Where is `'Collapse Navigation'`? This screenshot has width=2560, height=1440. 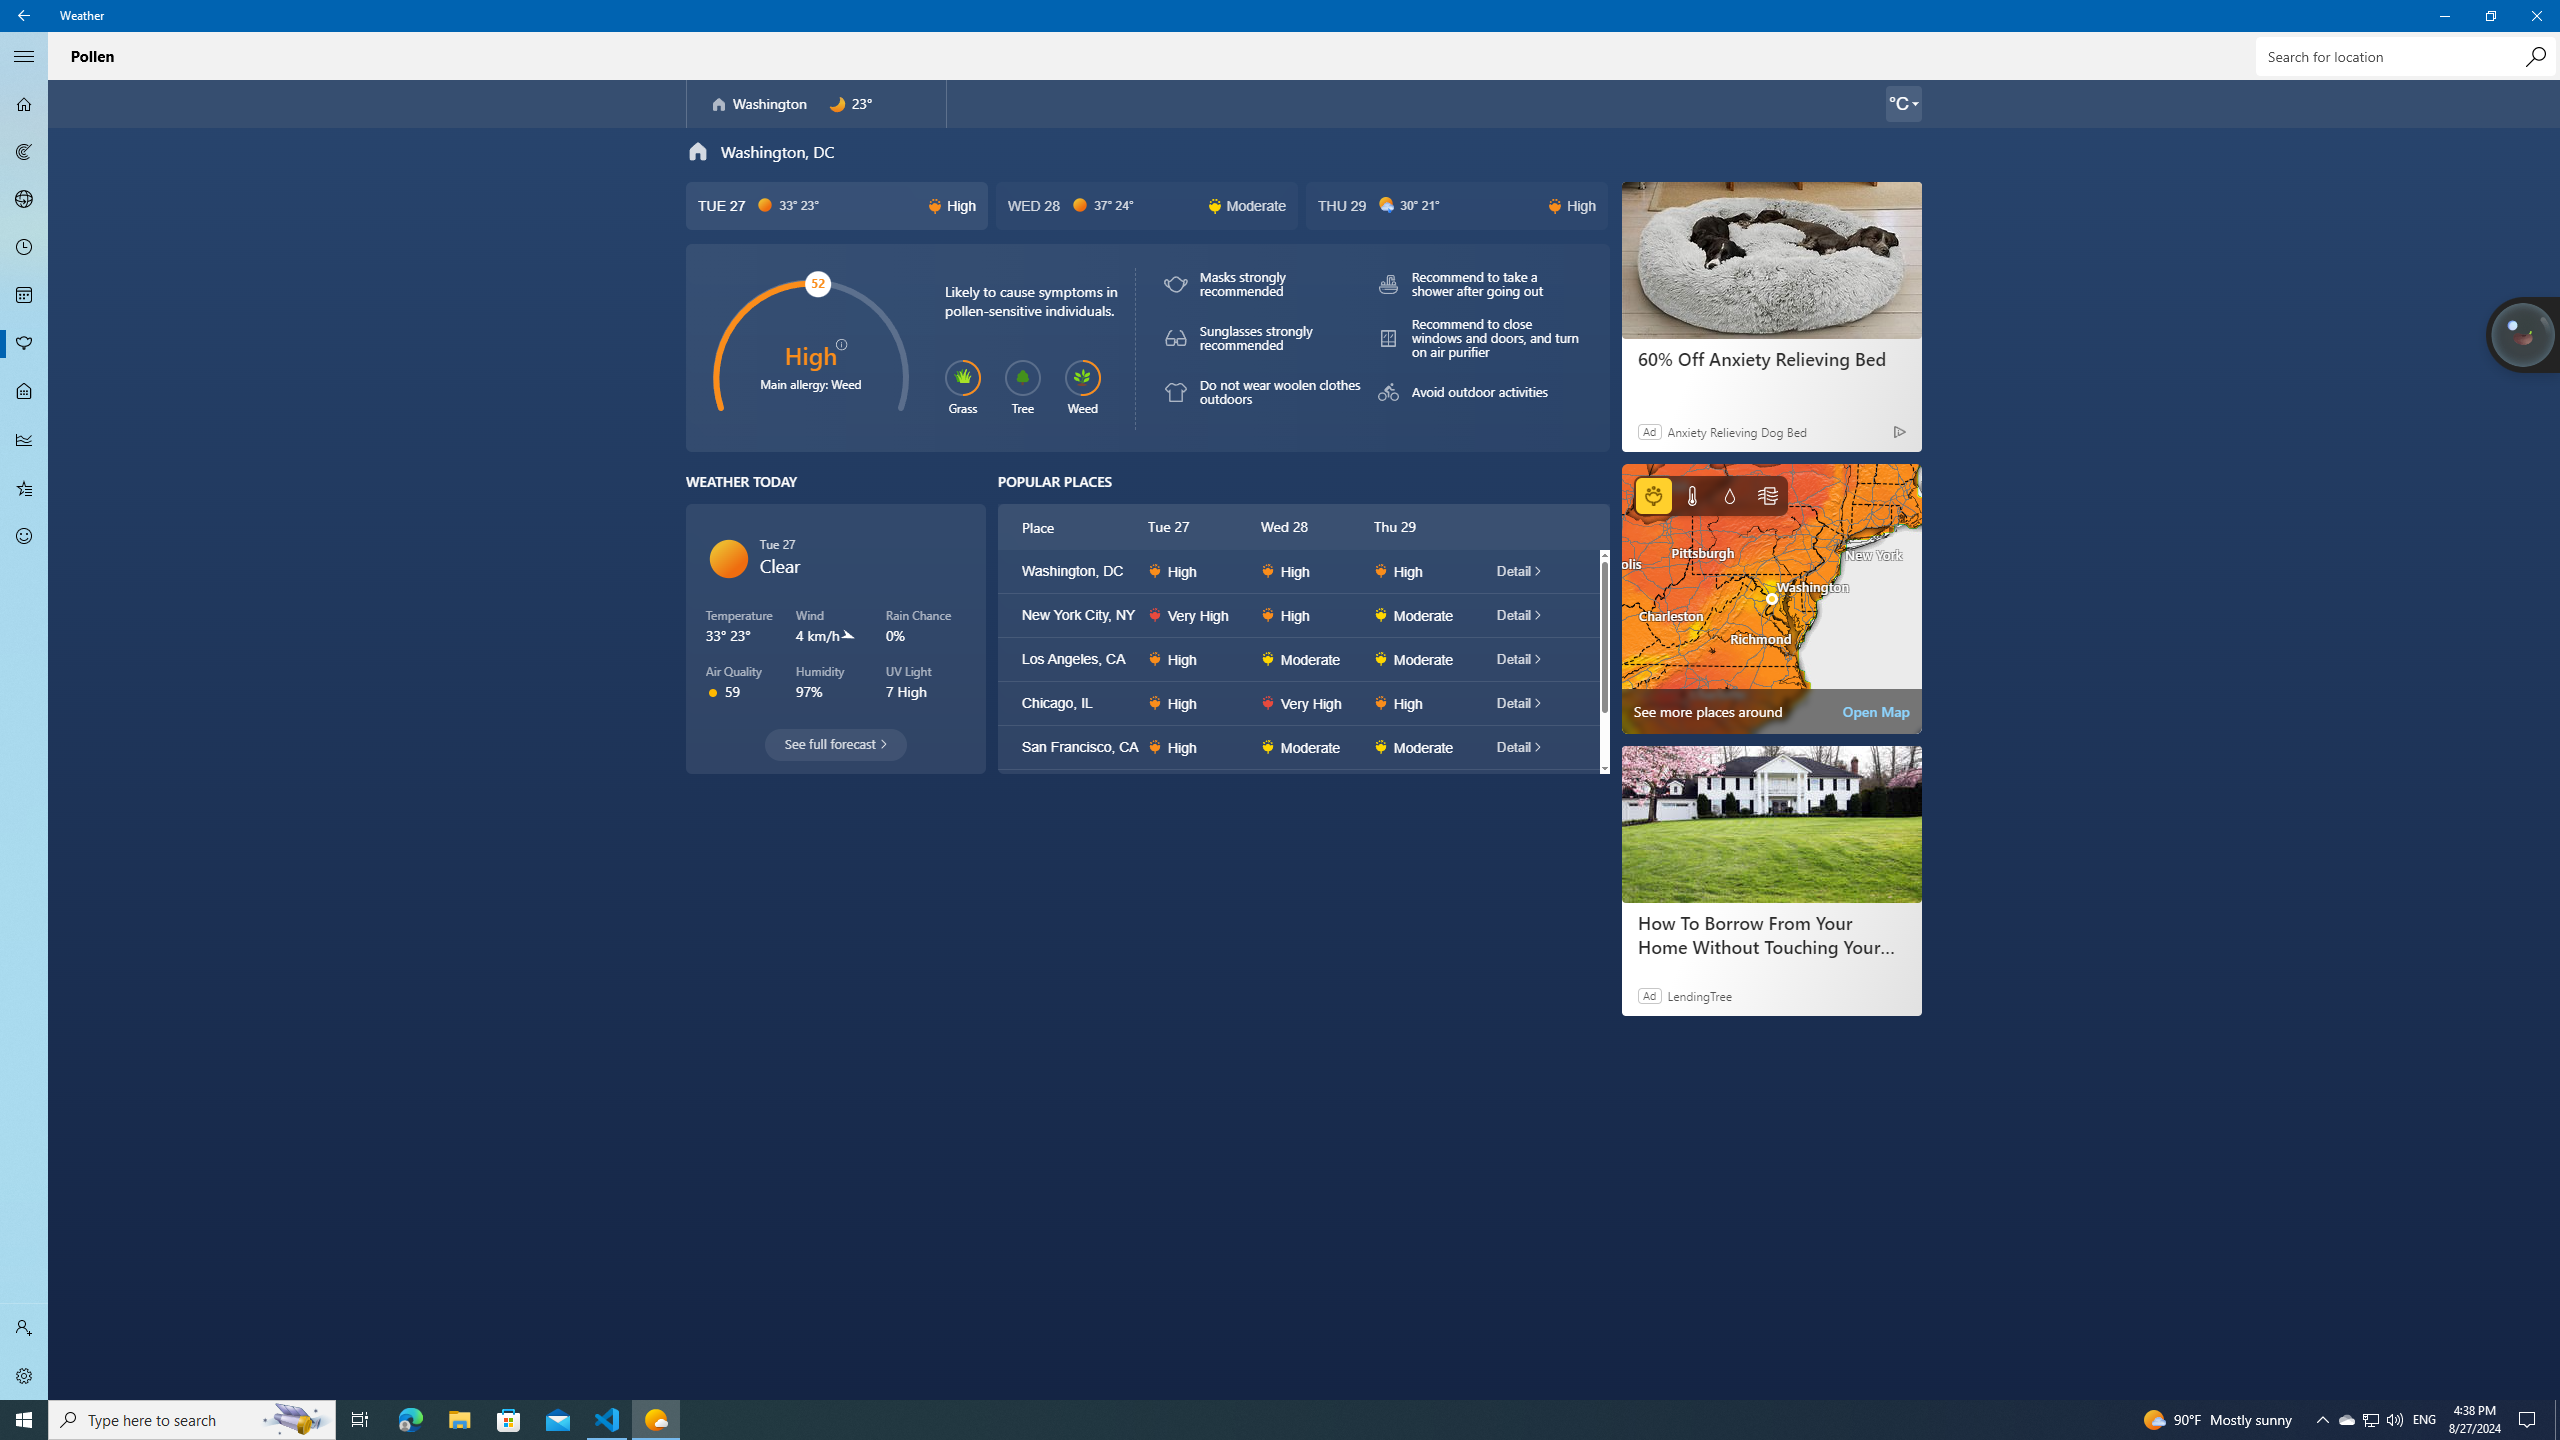
'Collapse Navigation' is located at coordinates (24, 55).